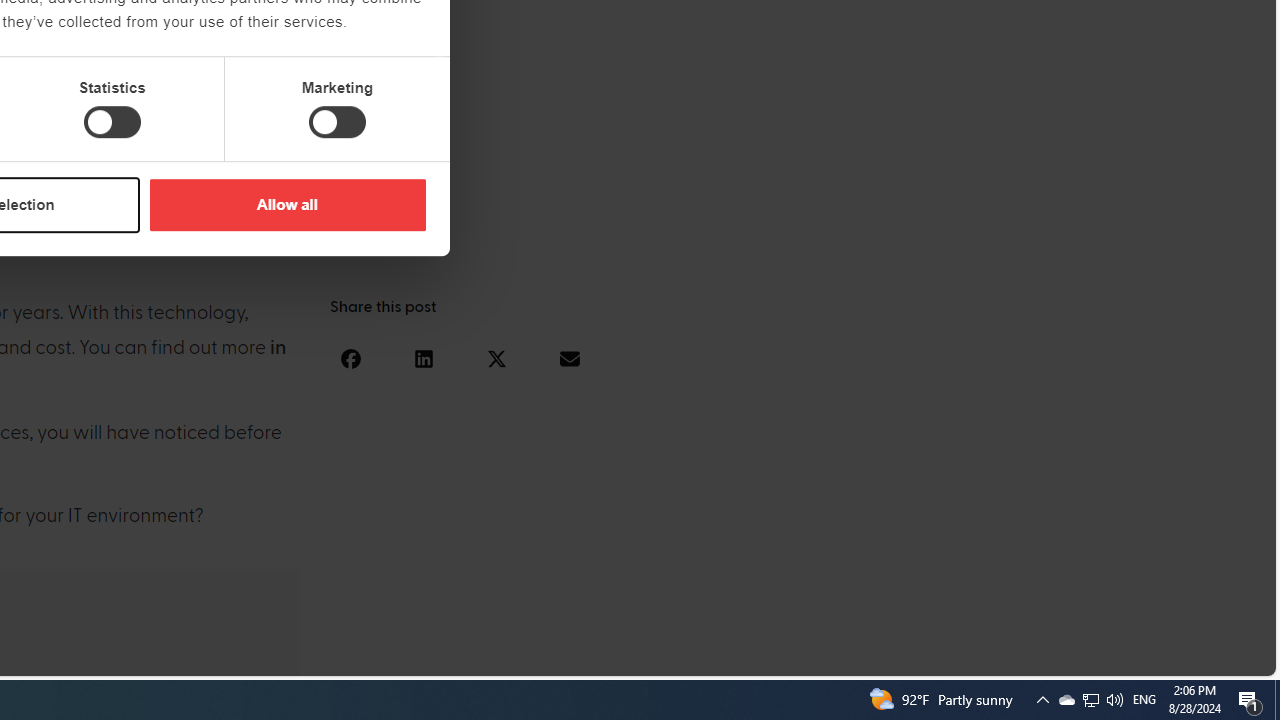  Describe the element at coordinates (1126, 657) in the screenshot. I see `'Language switcher : Romanian'` at that location.